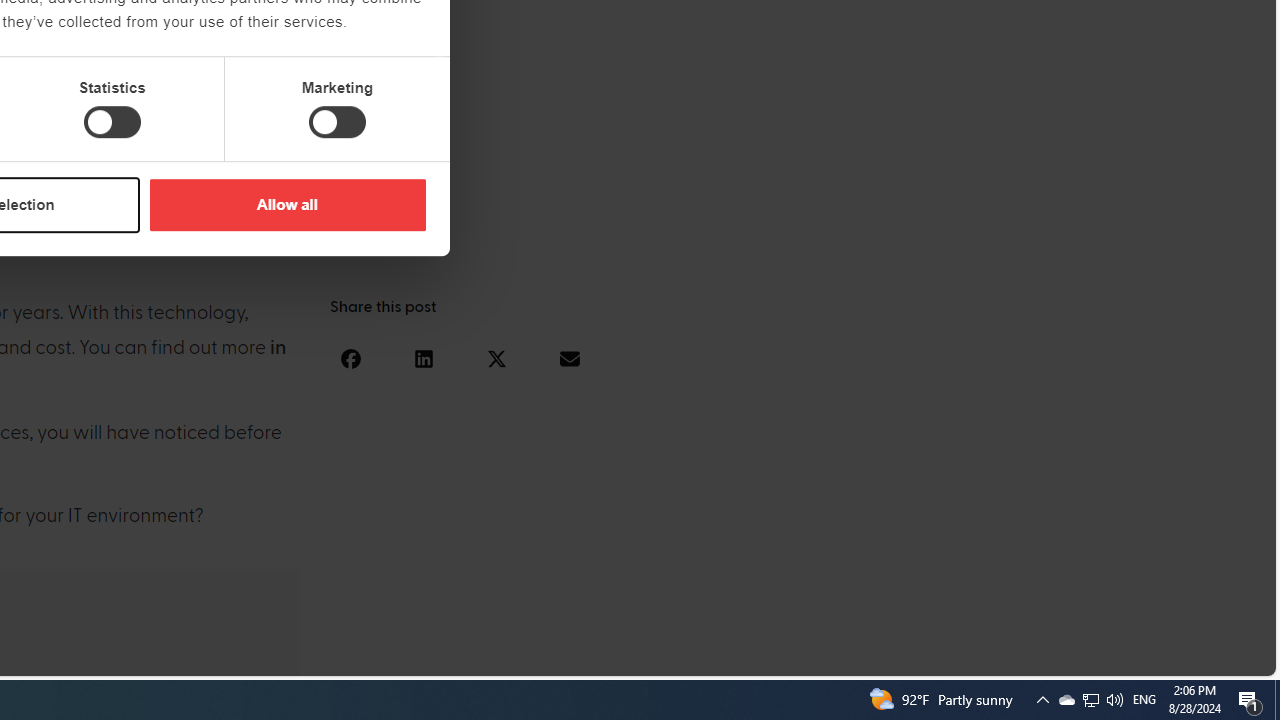  Describe the element at coordinates (1126, 657) in the screenshot. I see `'Language switcher : Romanian'` at that location.